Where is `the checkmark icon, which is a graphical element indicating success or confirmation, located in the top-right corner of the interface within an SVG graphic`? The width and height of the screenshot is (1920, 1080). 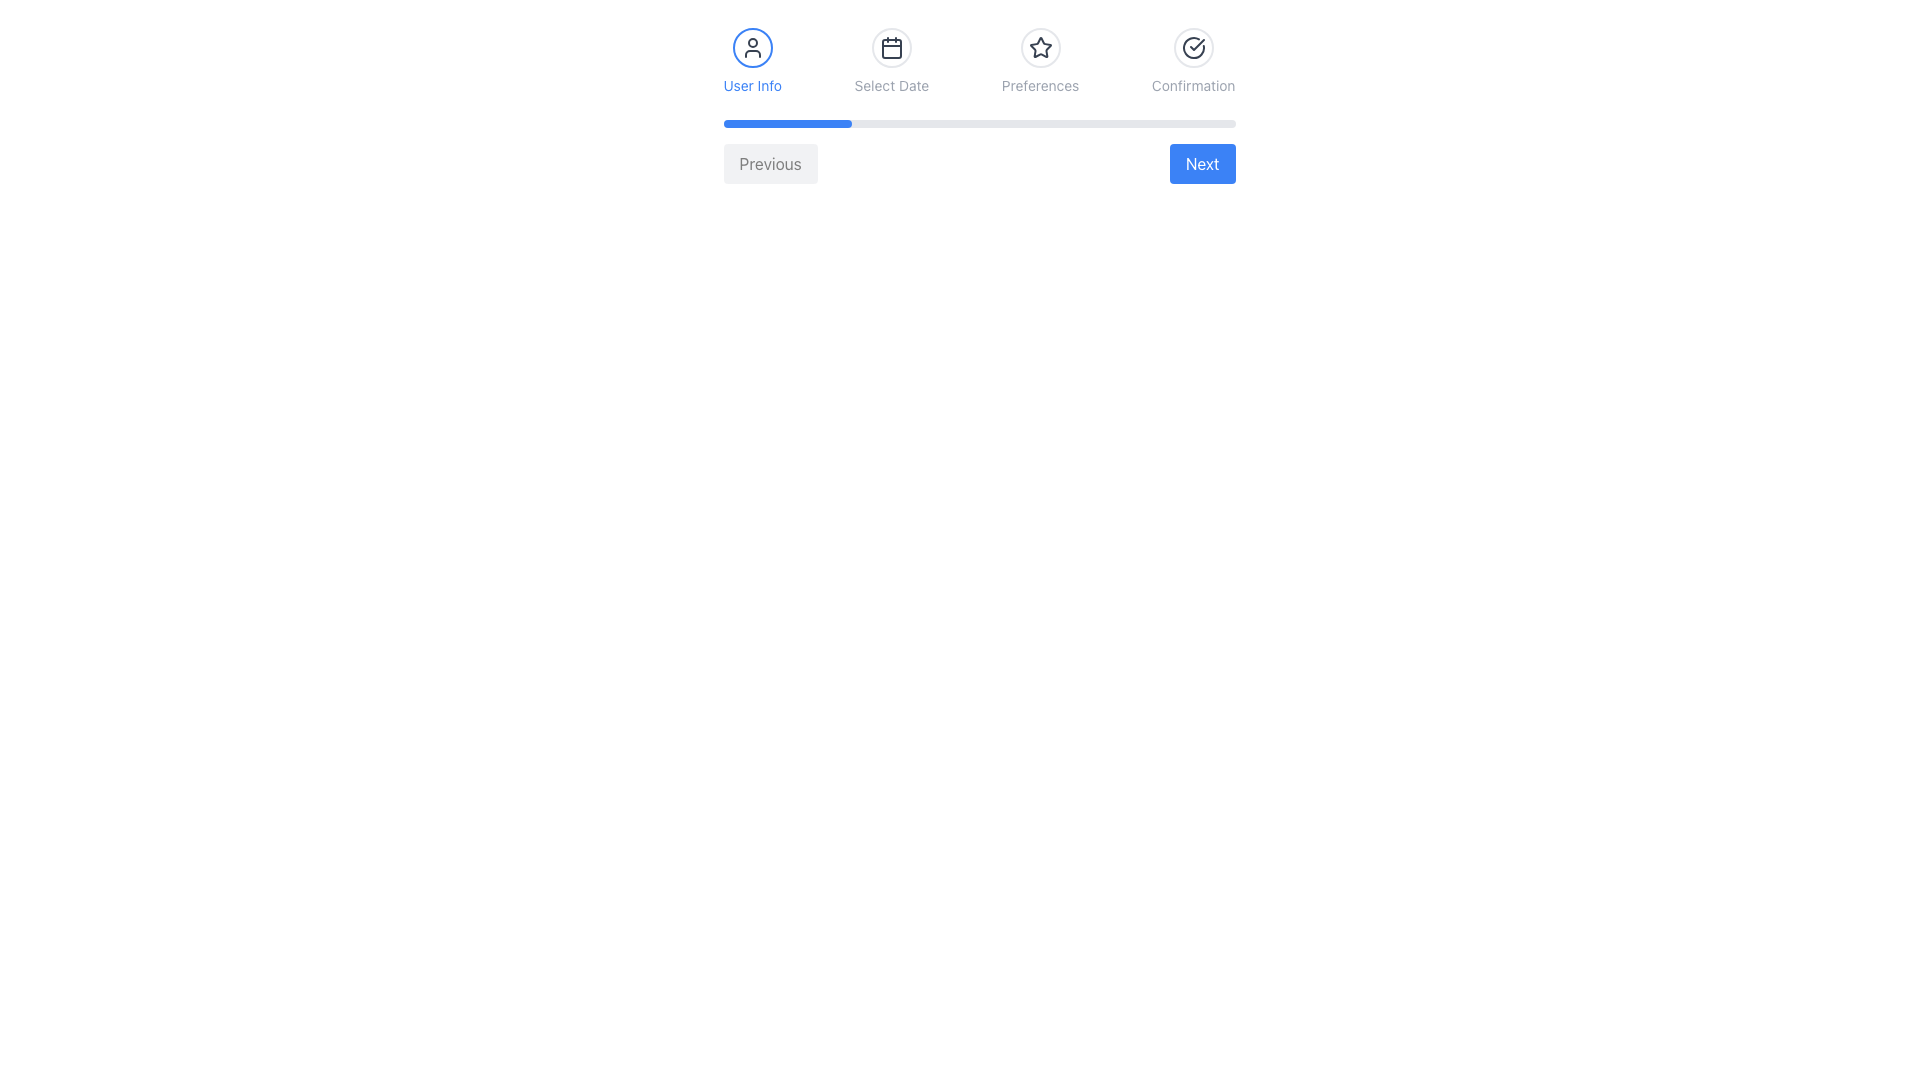 the checkmark icon, which is a graphical element indicating success or confirmation, located in the top-right corner of the interface within an SVG graphic is located at coordinates (1197, 45).